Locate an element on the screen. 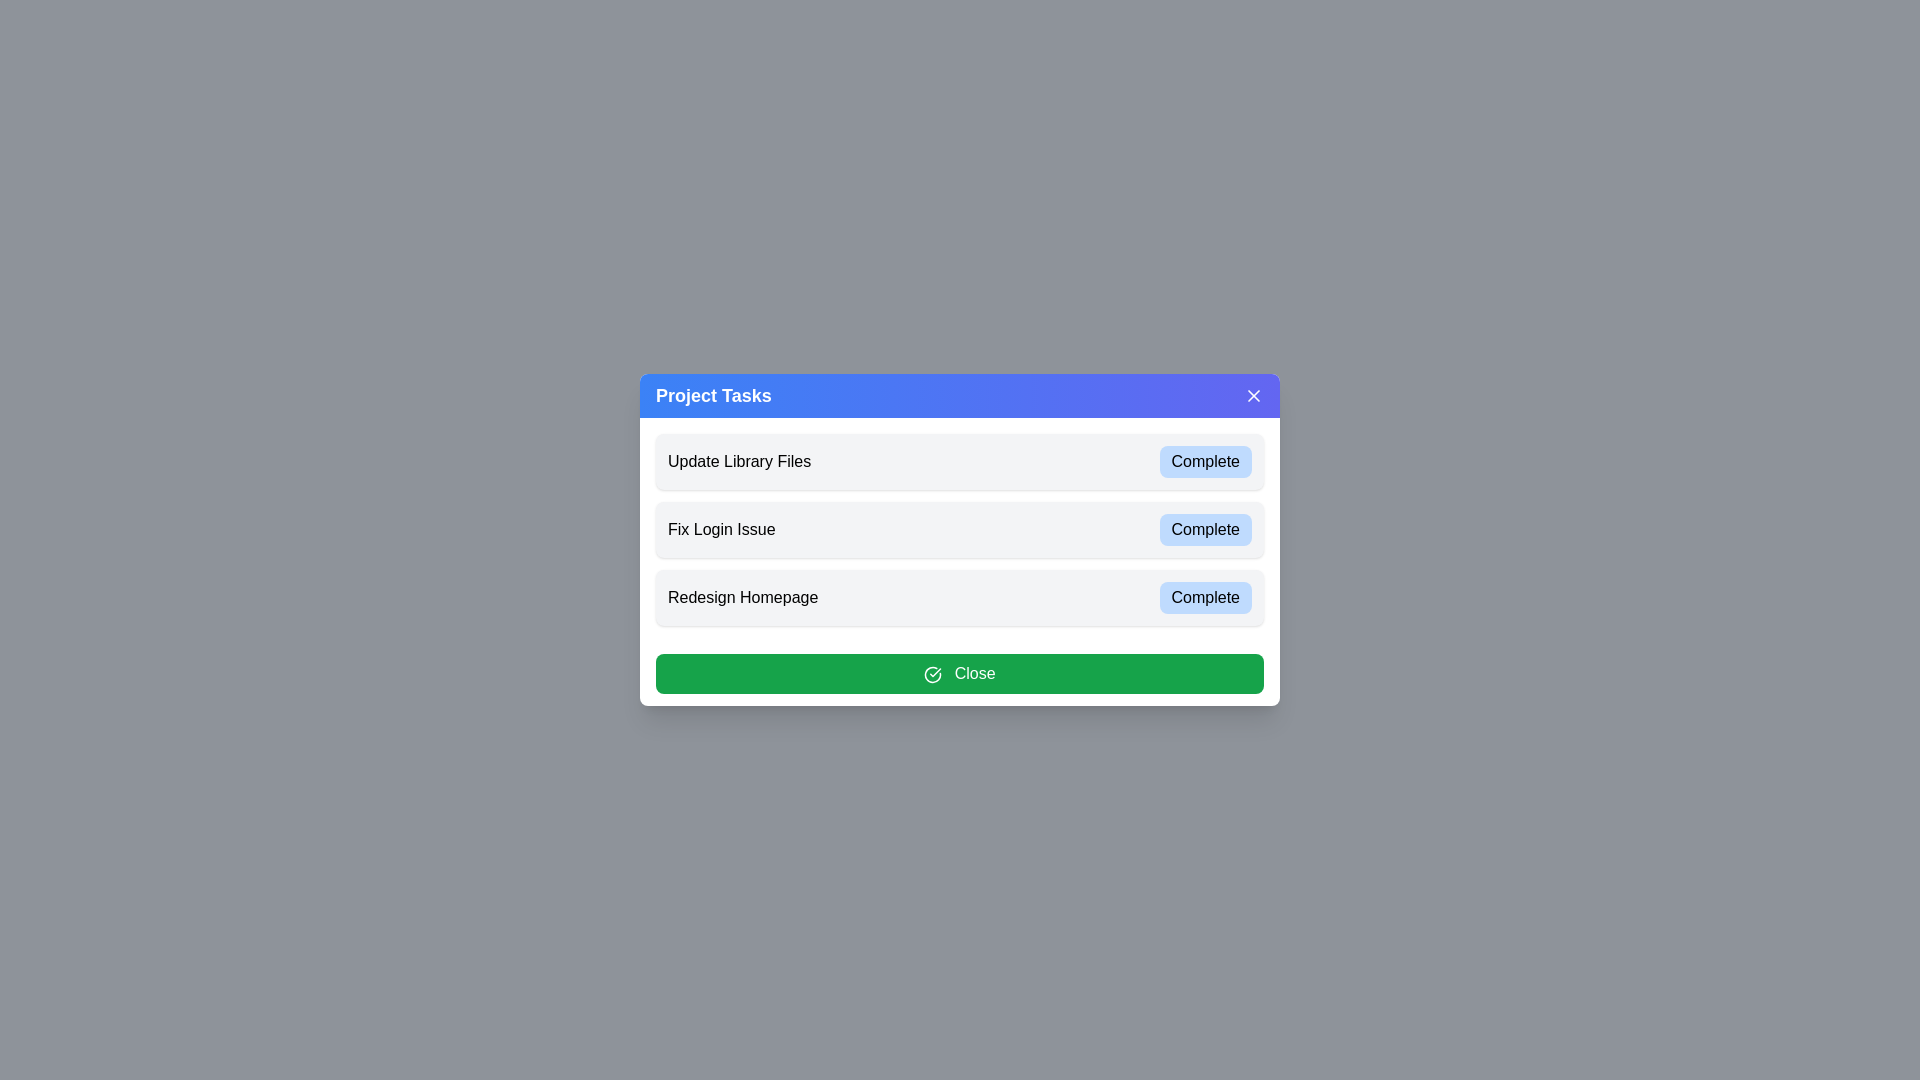  the horizontal bar labeled 'Update Library Files' which contains the 'Complete' button on the right is located at coordinates (960, 462).